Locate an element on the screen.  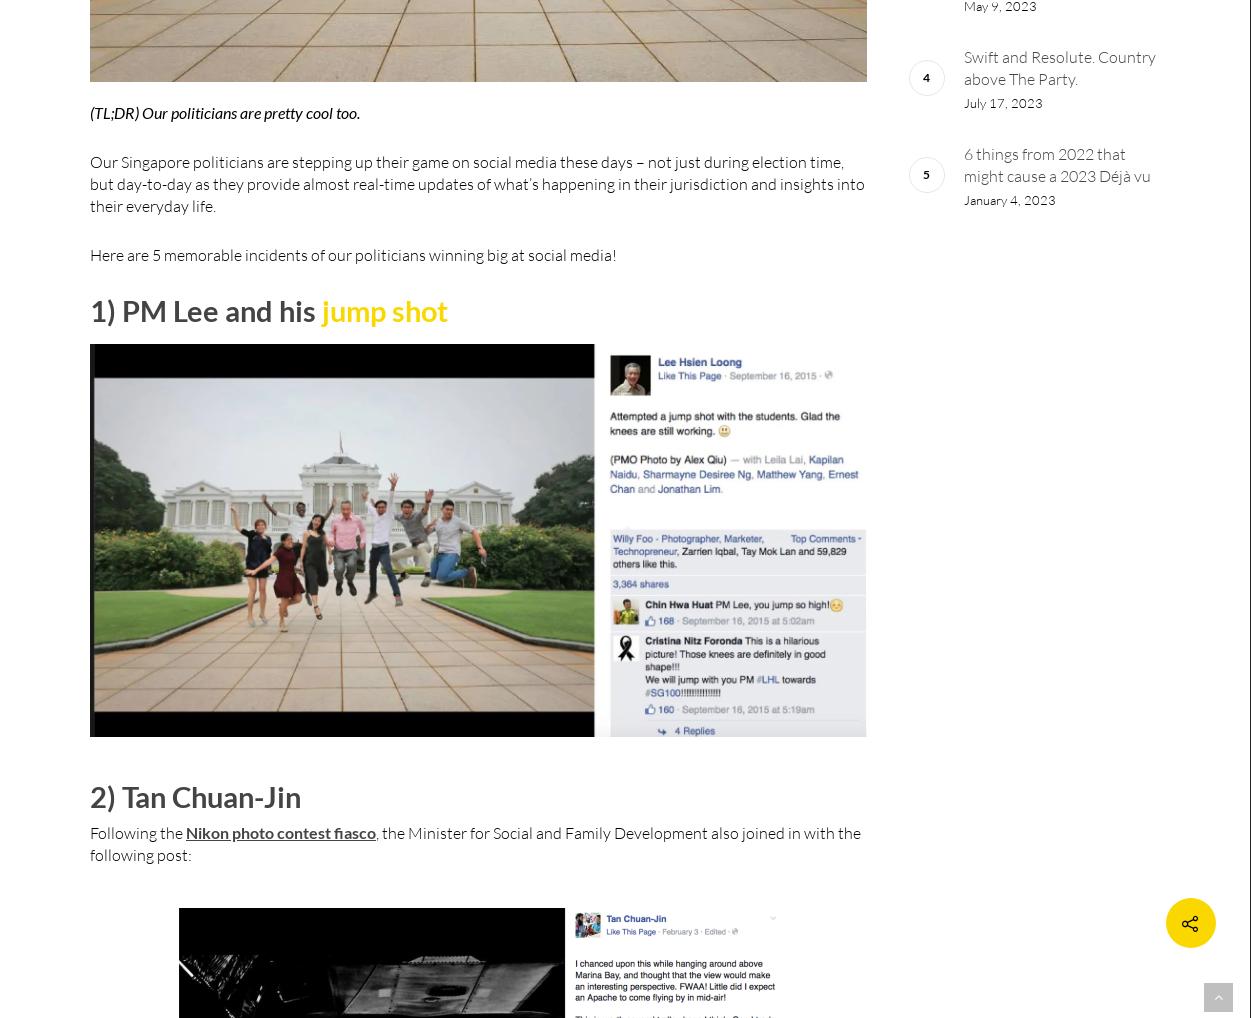
'Nikon photo contest fiasco' is located at coordinates (280, 830).